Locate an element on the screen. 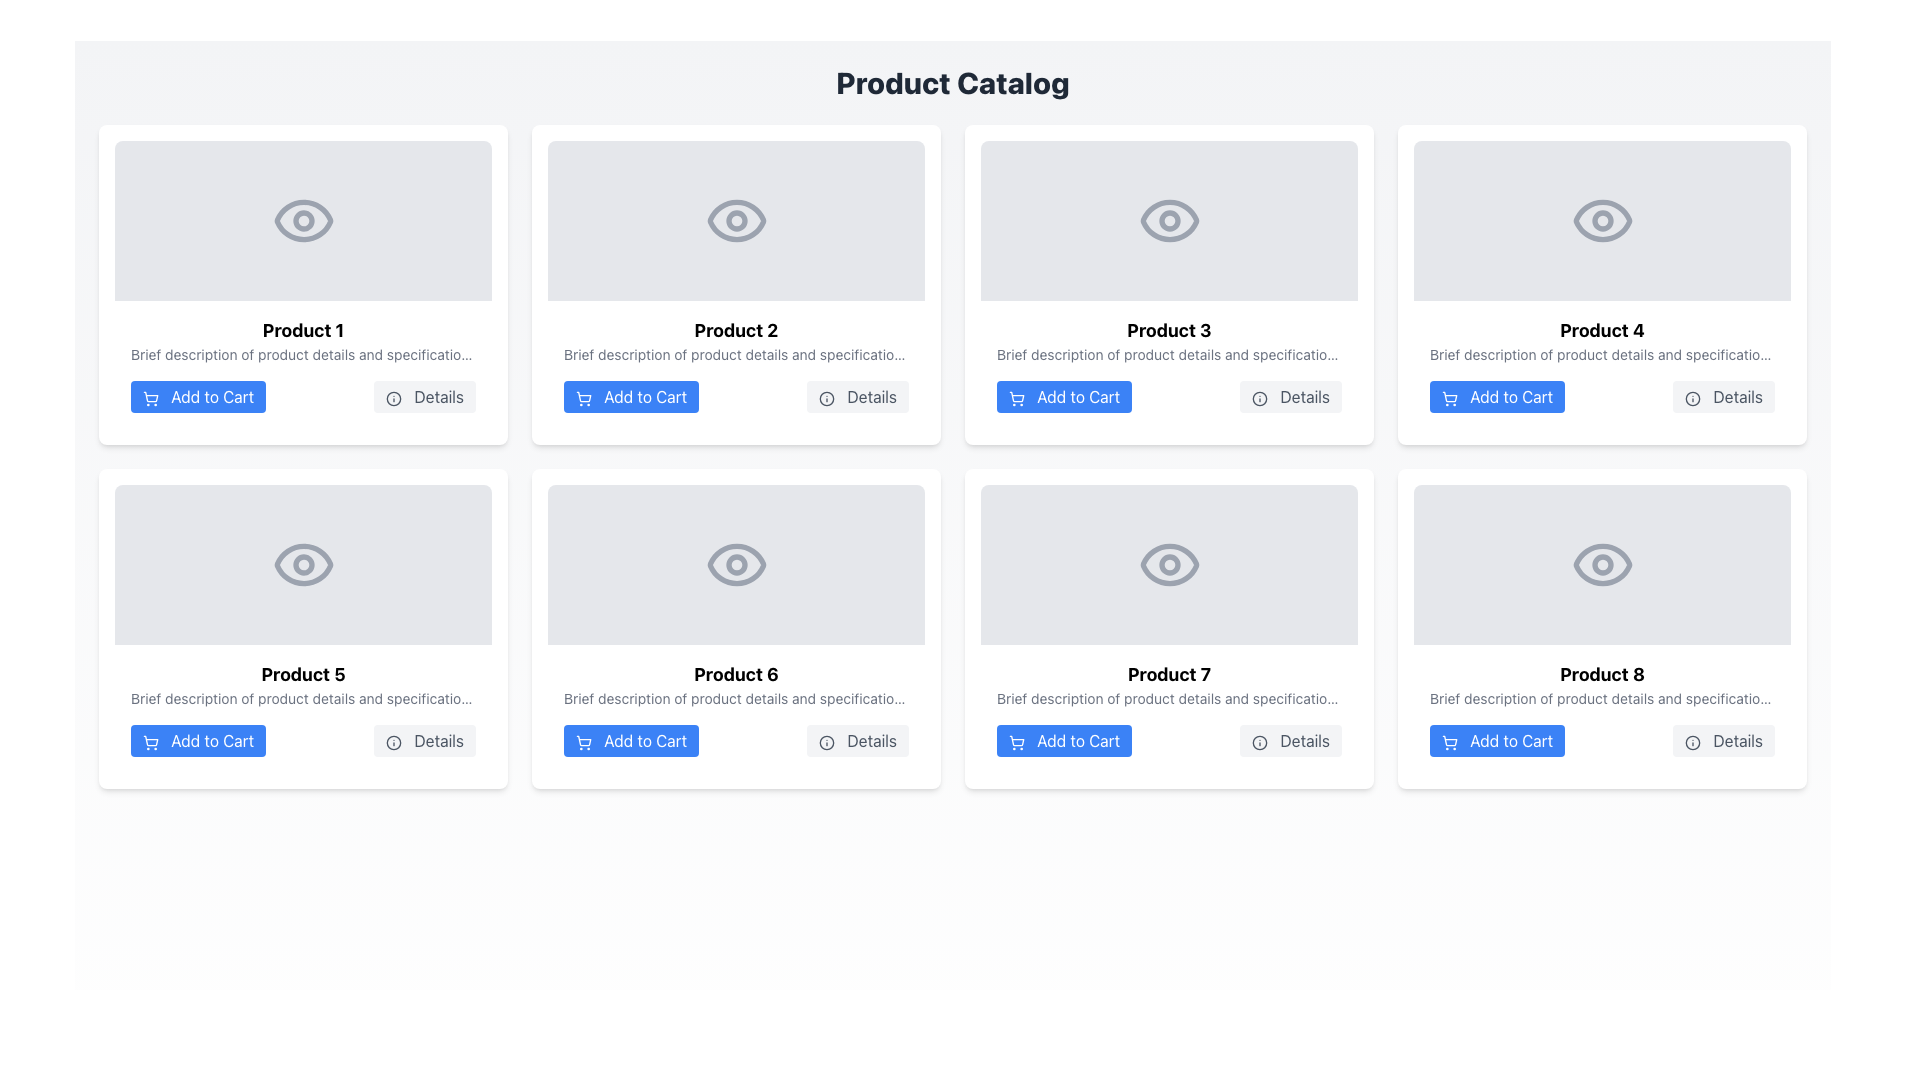  the shopping cart icon represented as a vector graphic within the blue 'Add to Cart' button located below the 'Product 3' card in the second row of the product catalog grid is located at coordinates (1017, 396).